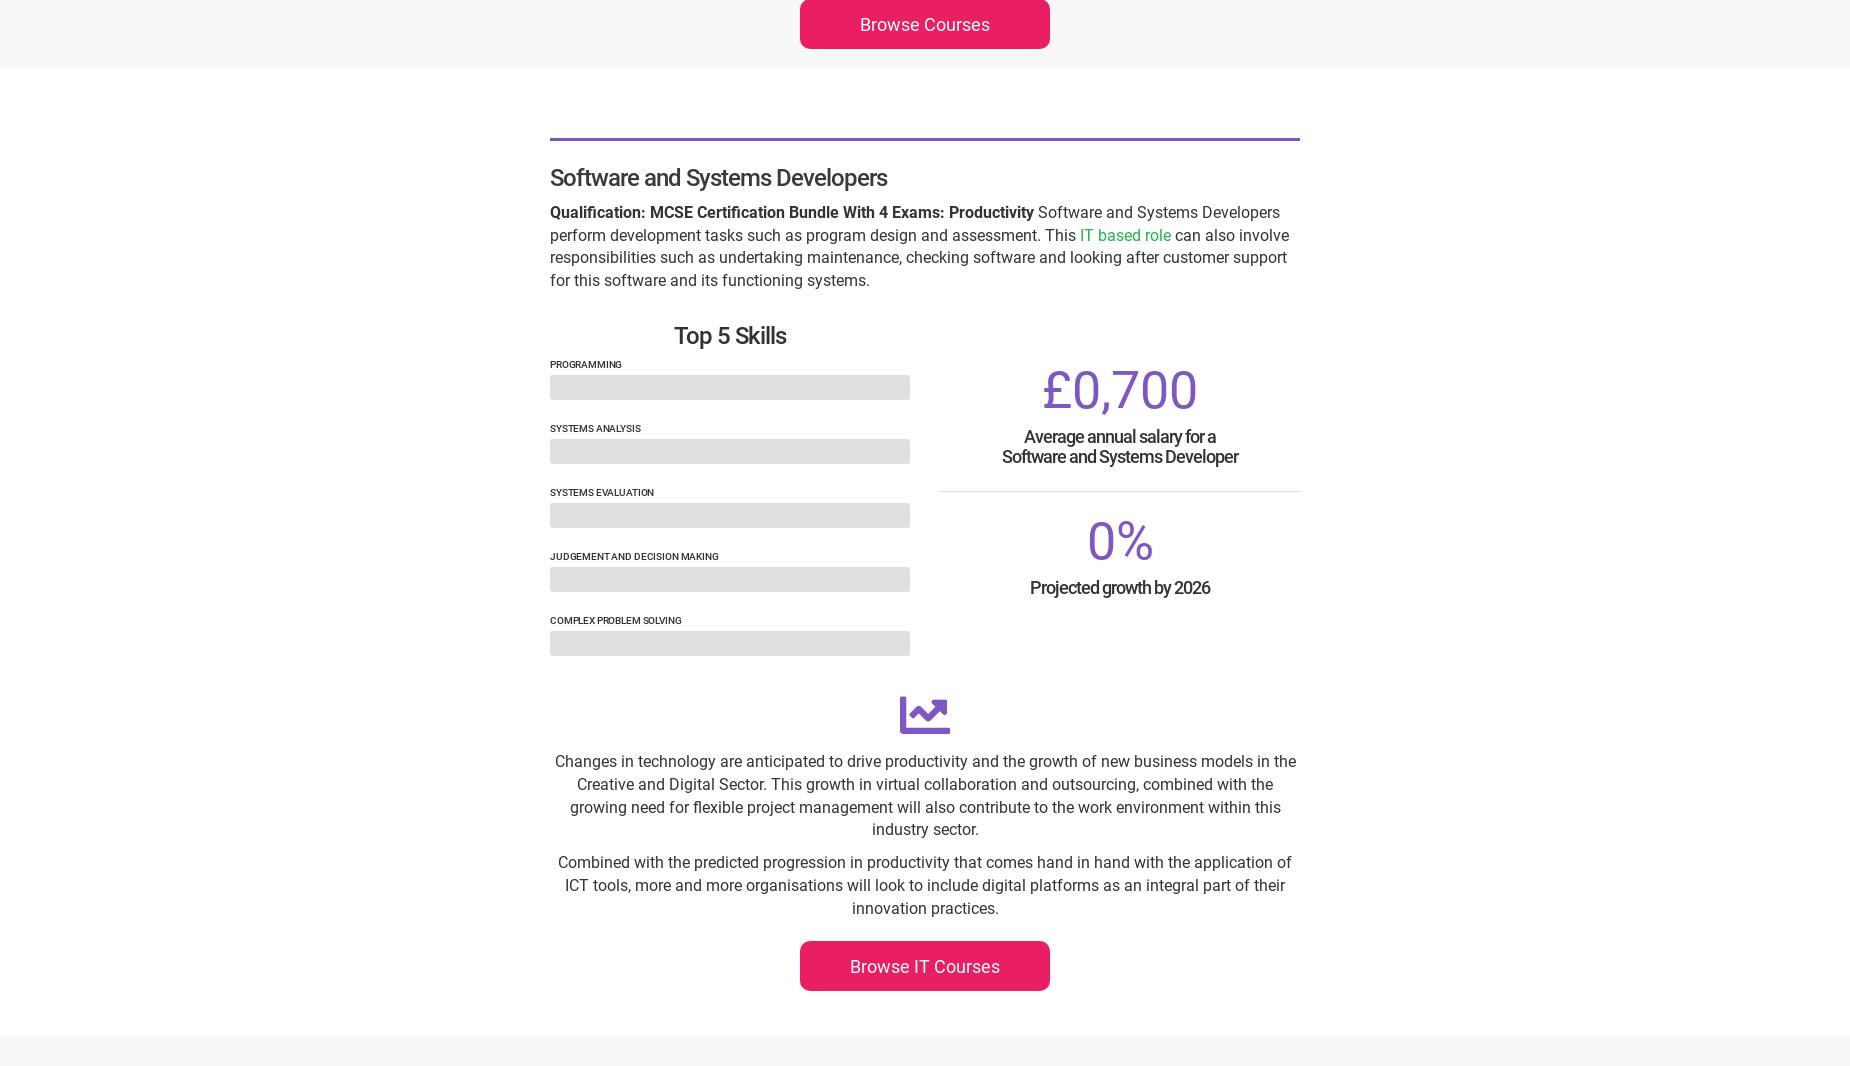 This screenshot has width=1850, height=1066. What do you see at coordinates (1118, 455) in the screenshot?
I see `'Software and Systems Developer'` at bounding box center [1118, 455].